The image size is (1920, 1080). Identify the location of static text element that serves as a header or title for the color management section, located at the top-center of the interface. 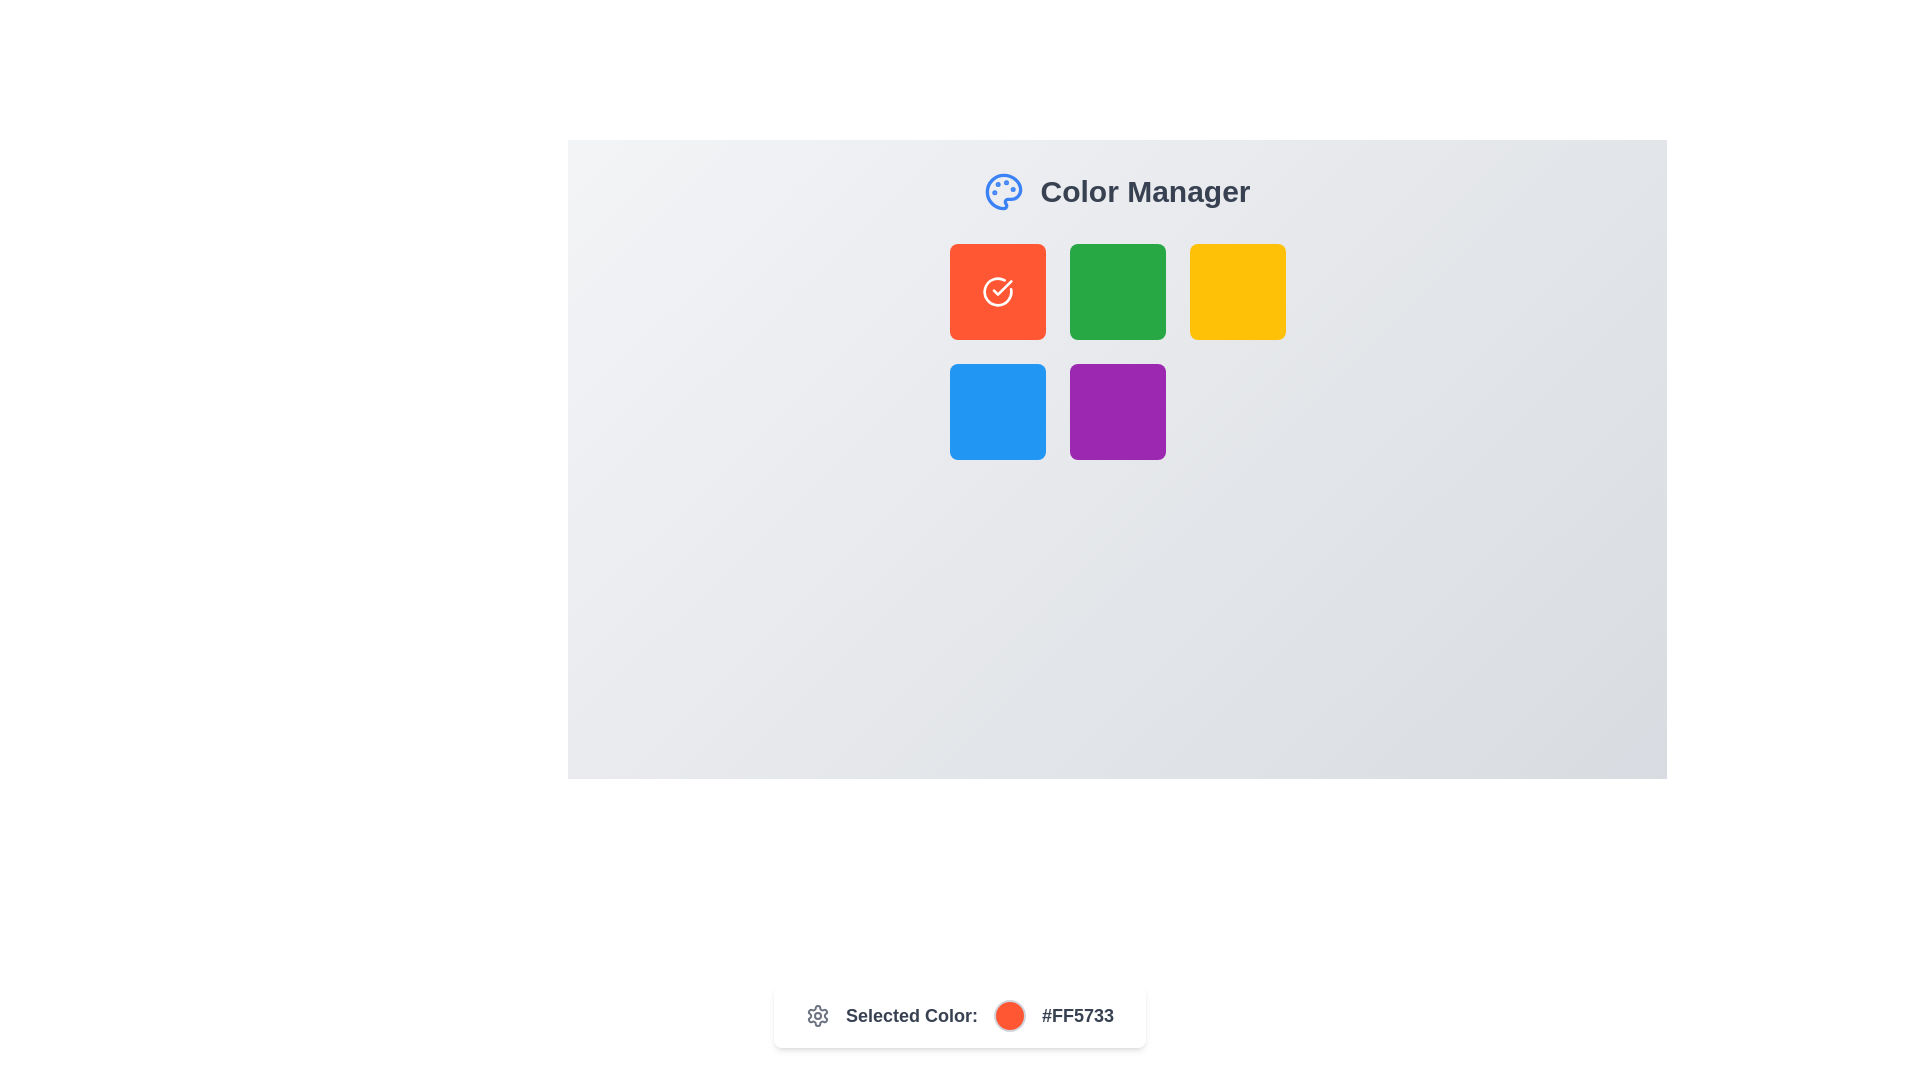
(1116, 192).